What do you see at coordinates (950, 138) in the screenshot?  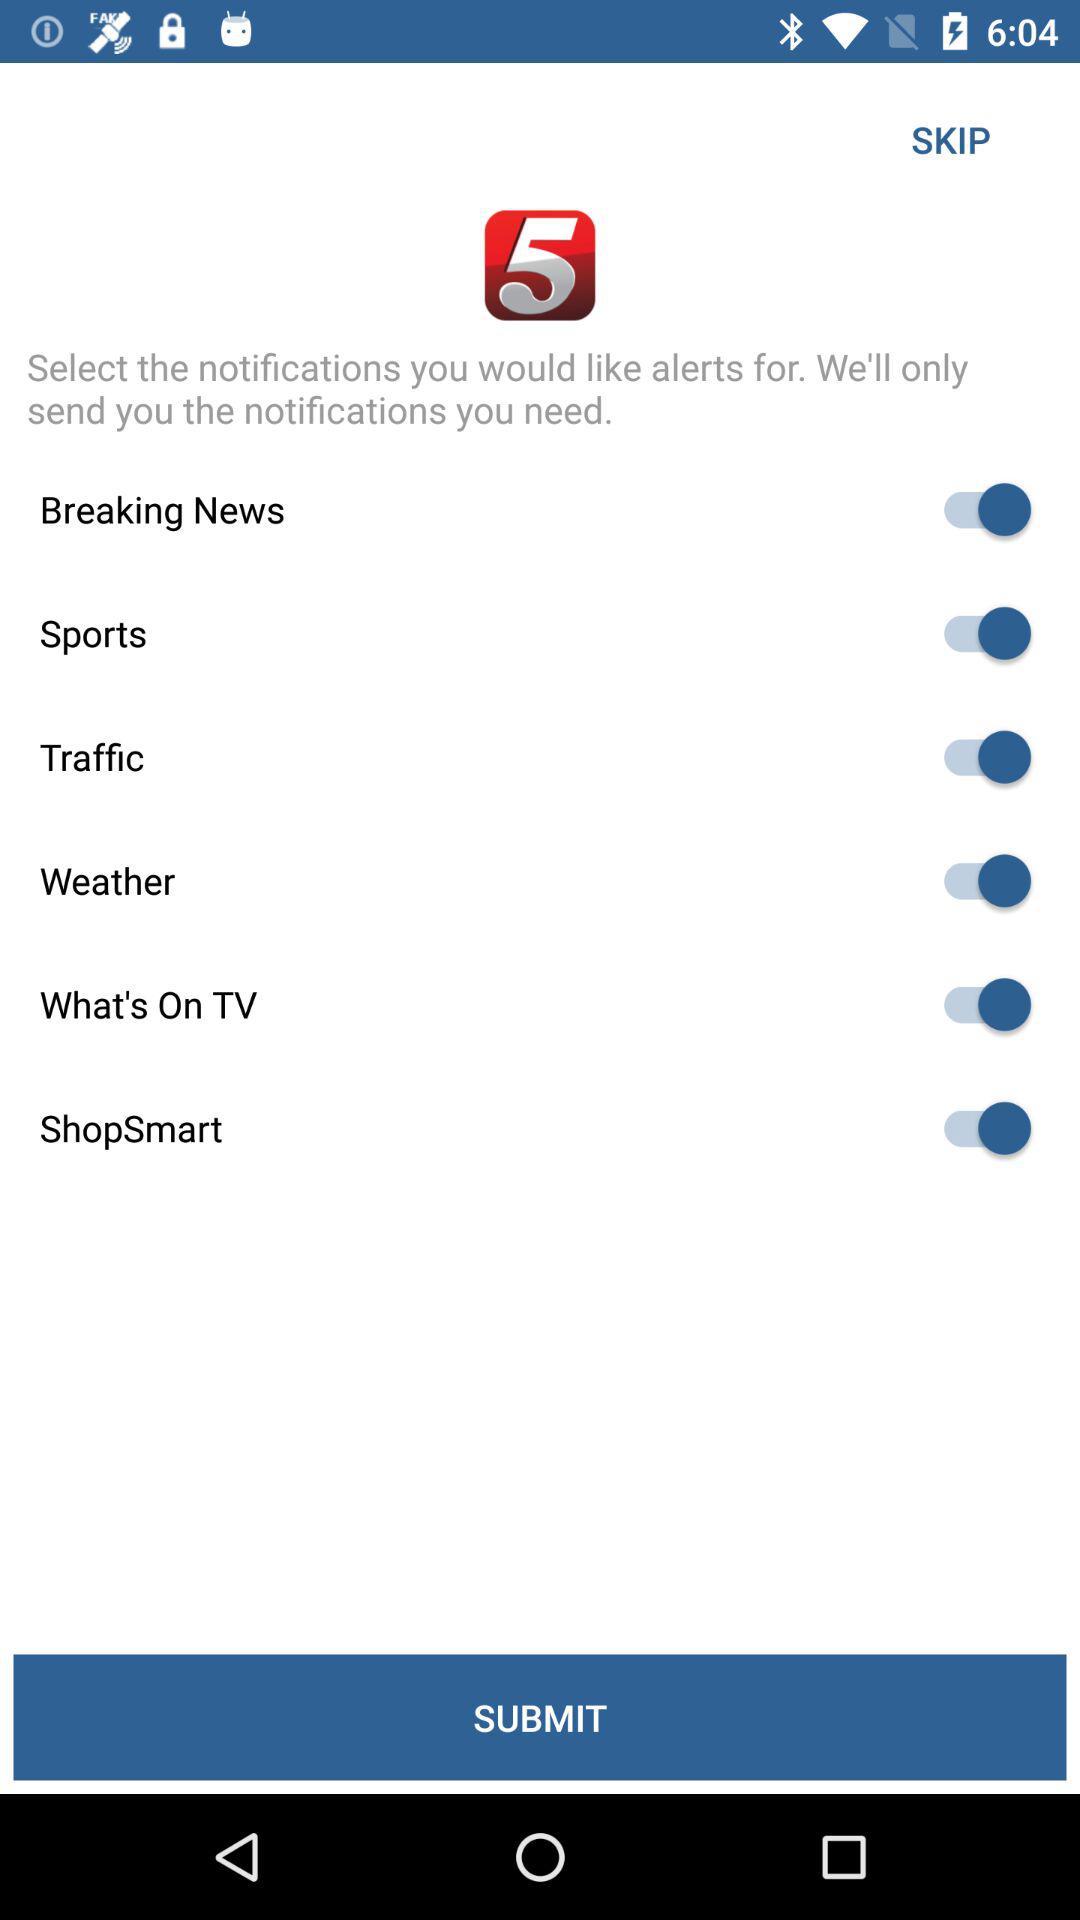 I see `the skip icon` at bounding box center [950, 138].